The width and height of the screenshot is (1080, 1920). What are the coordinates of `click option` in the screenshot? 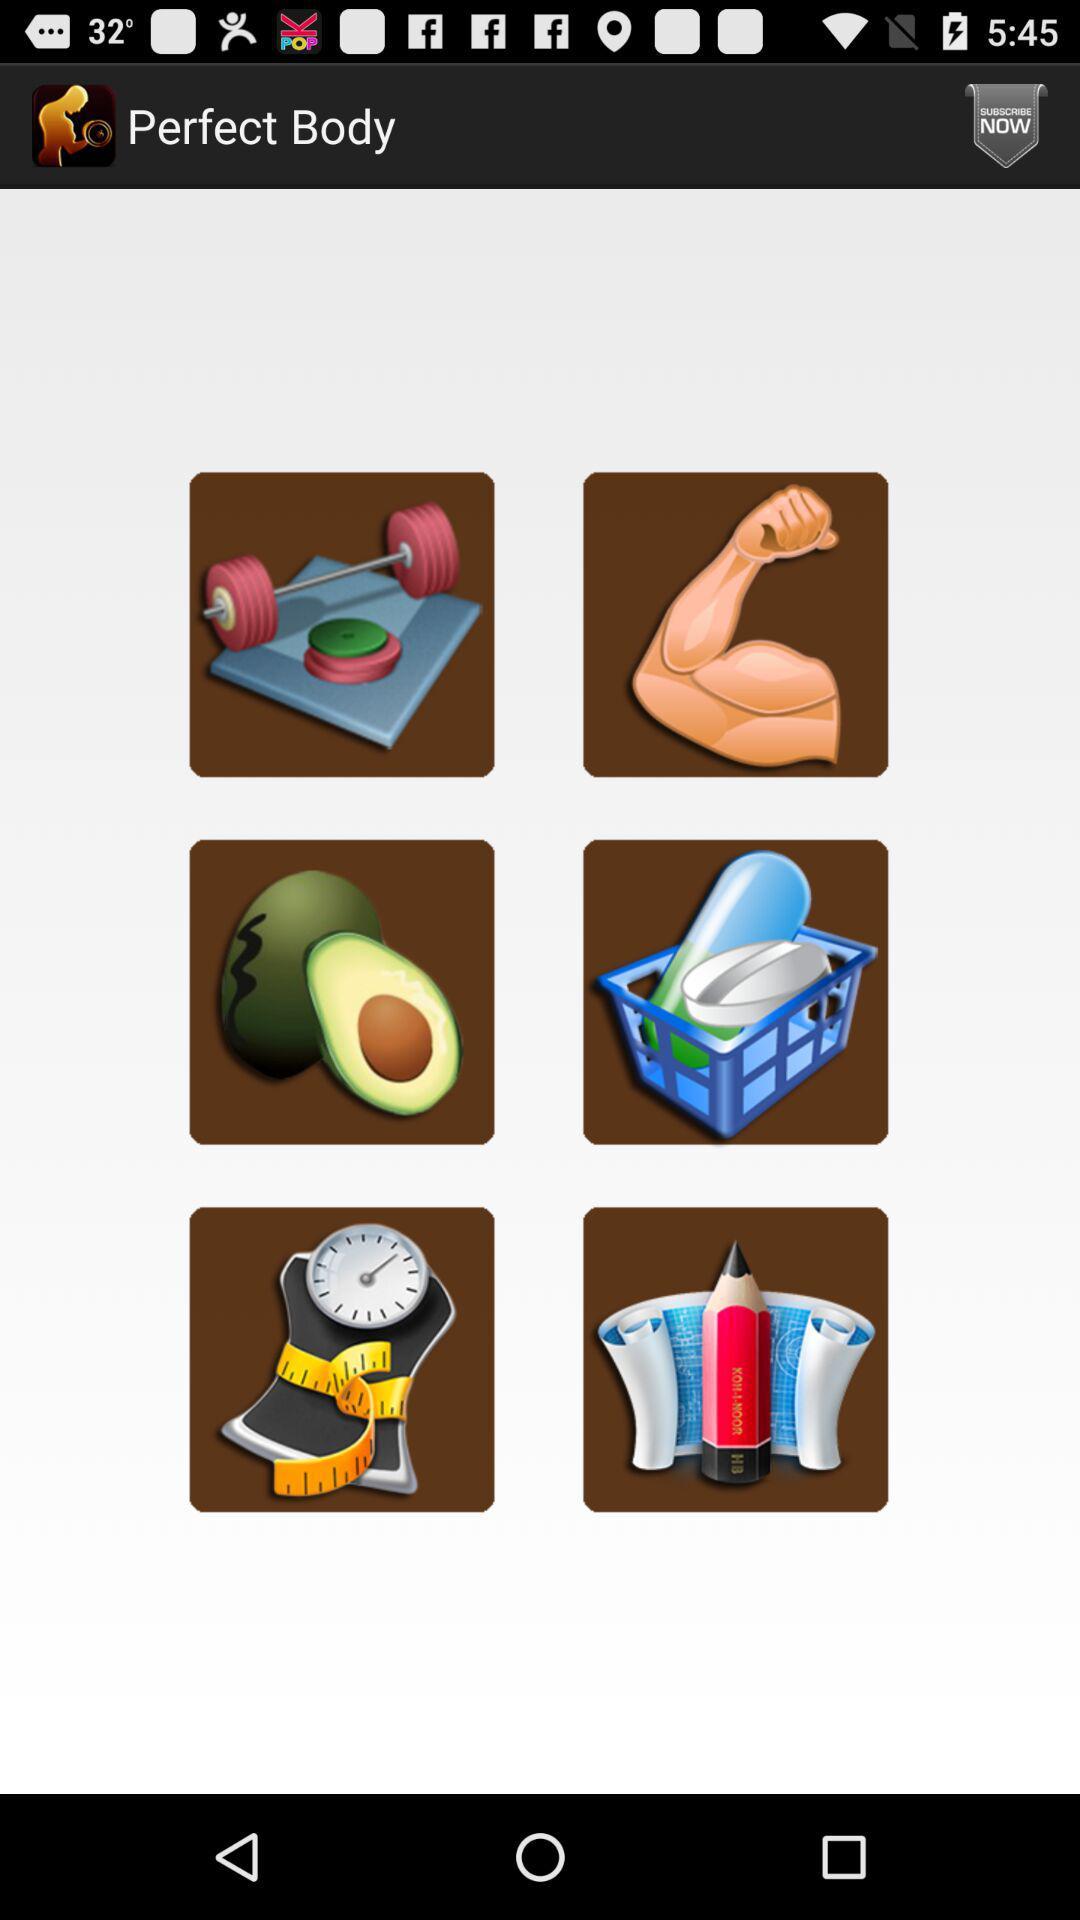 It's located at (341, 1358).